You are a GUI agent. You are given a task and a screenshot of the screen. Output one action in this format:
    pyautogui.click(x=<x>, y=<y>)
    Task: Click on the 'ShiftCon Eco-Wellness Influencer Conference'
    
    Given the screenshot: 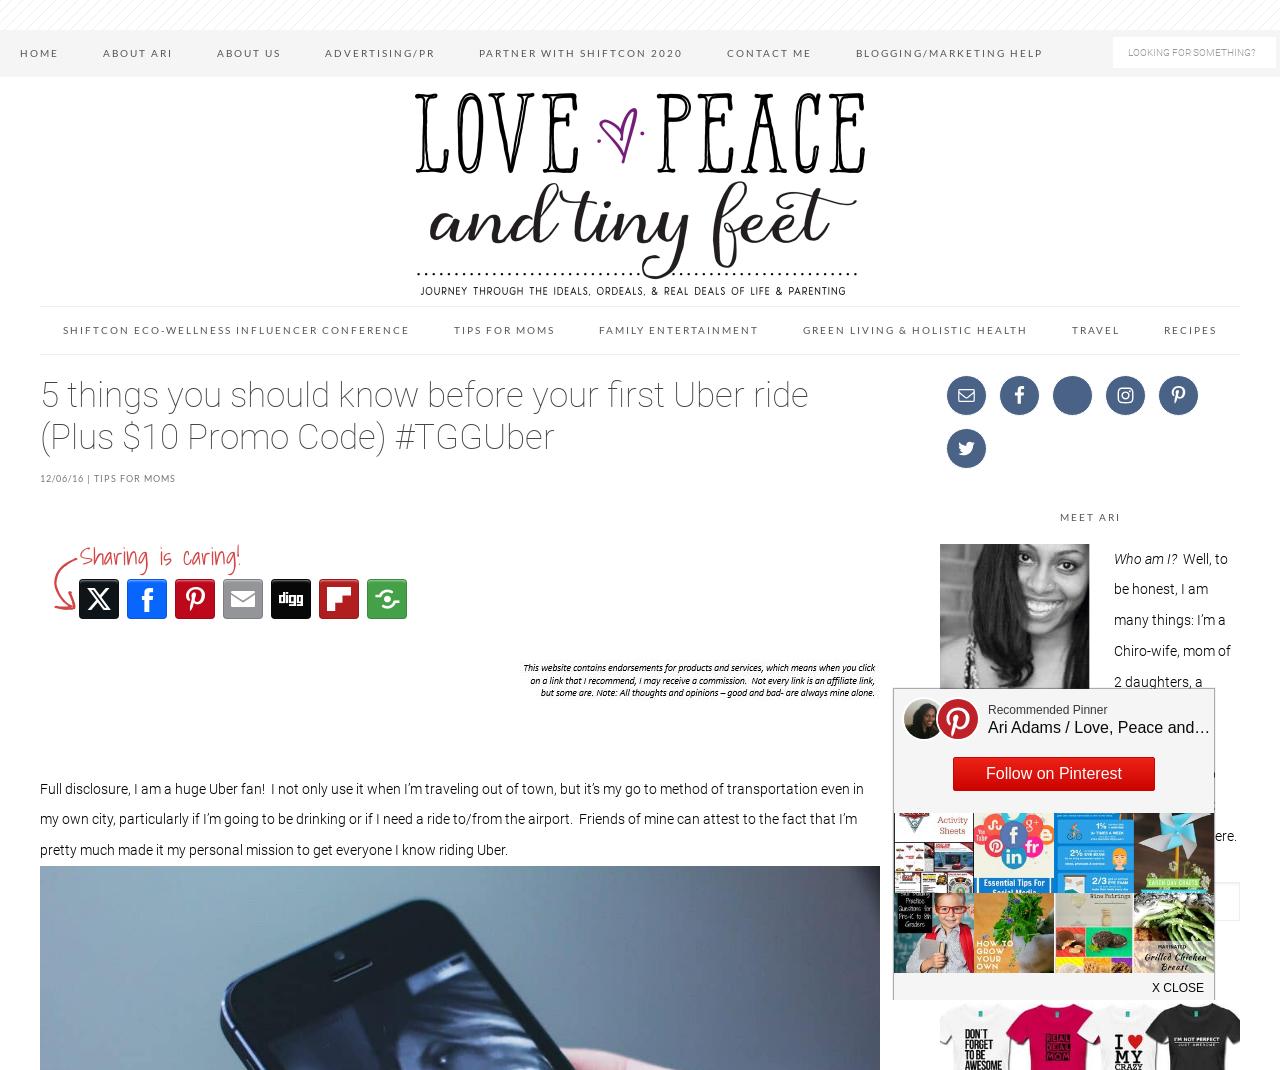 What is the action you would take?
    pyautogui.click(x=236, y=329)
    